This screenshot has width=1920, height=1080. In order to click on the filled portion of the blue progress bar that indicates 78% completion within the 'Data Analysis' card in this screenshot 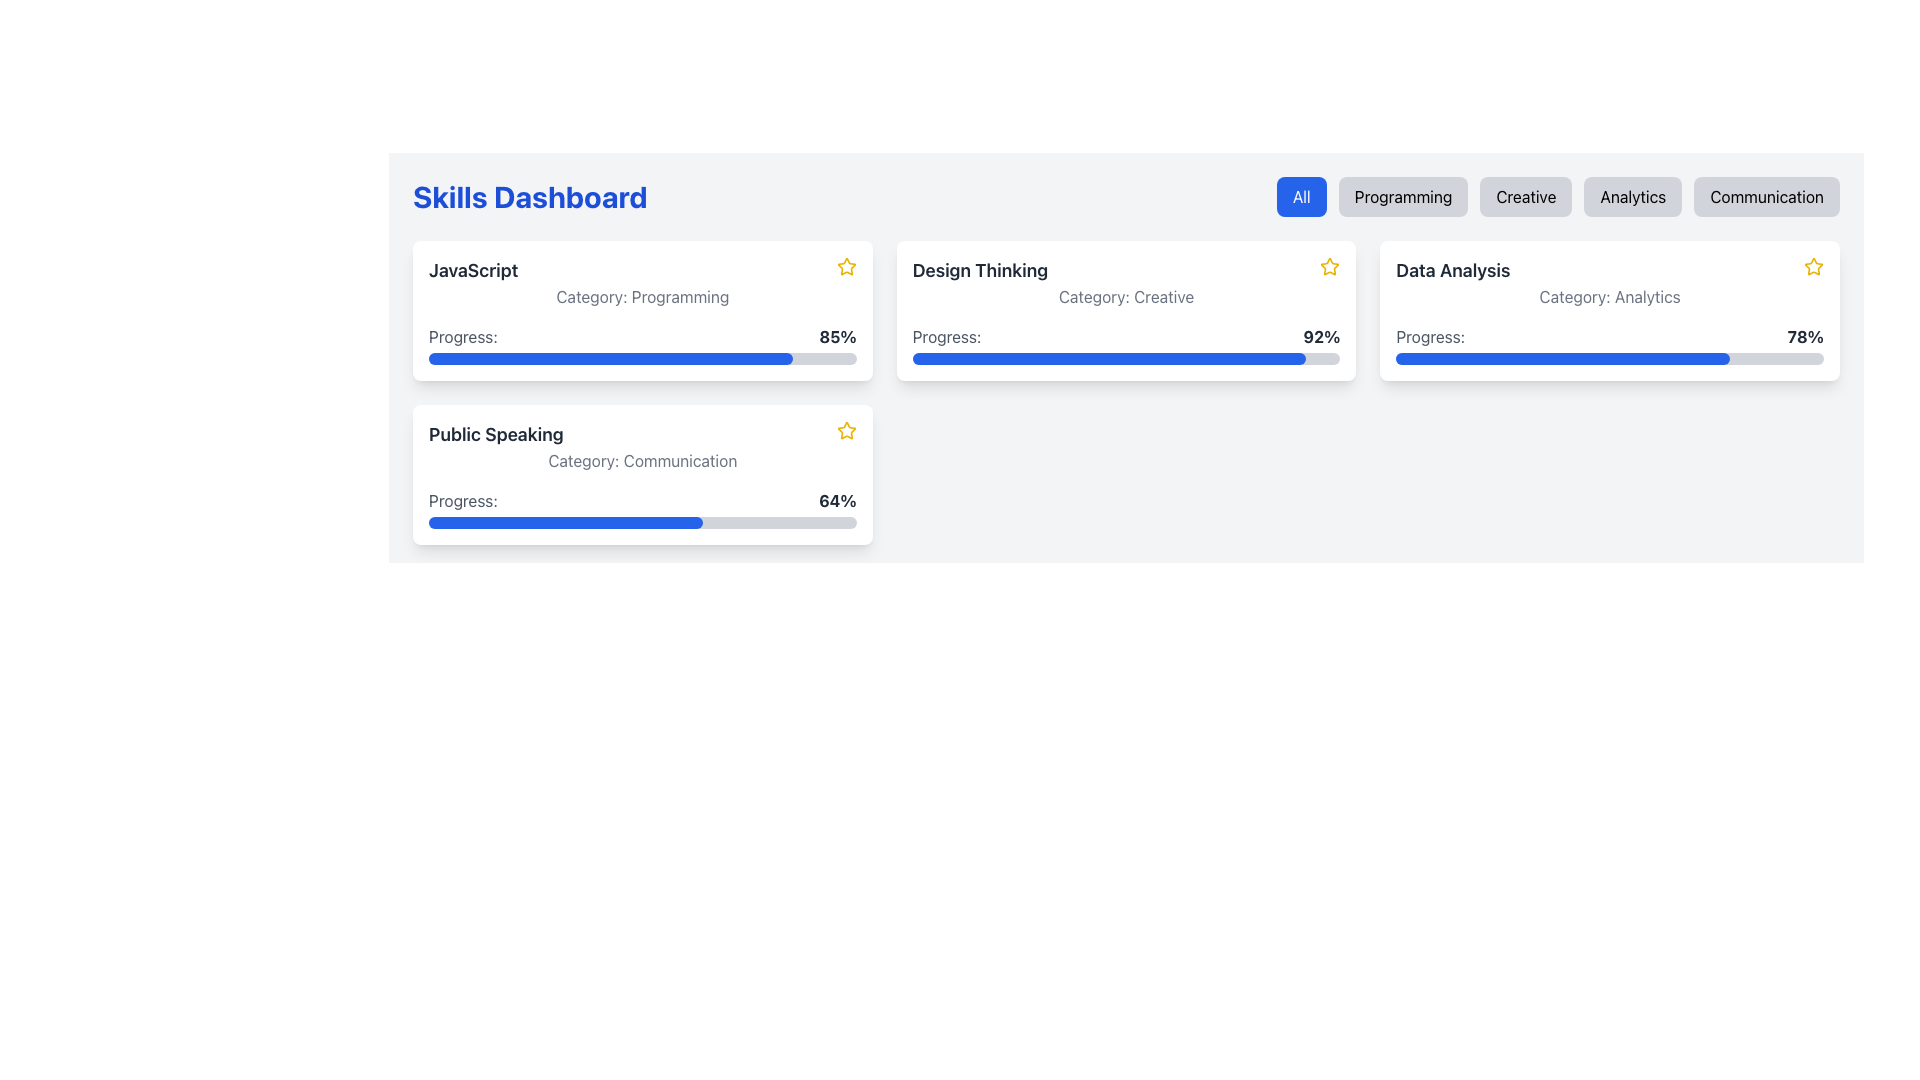, I will do `click(1562, 357)`.